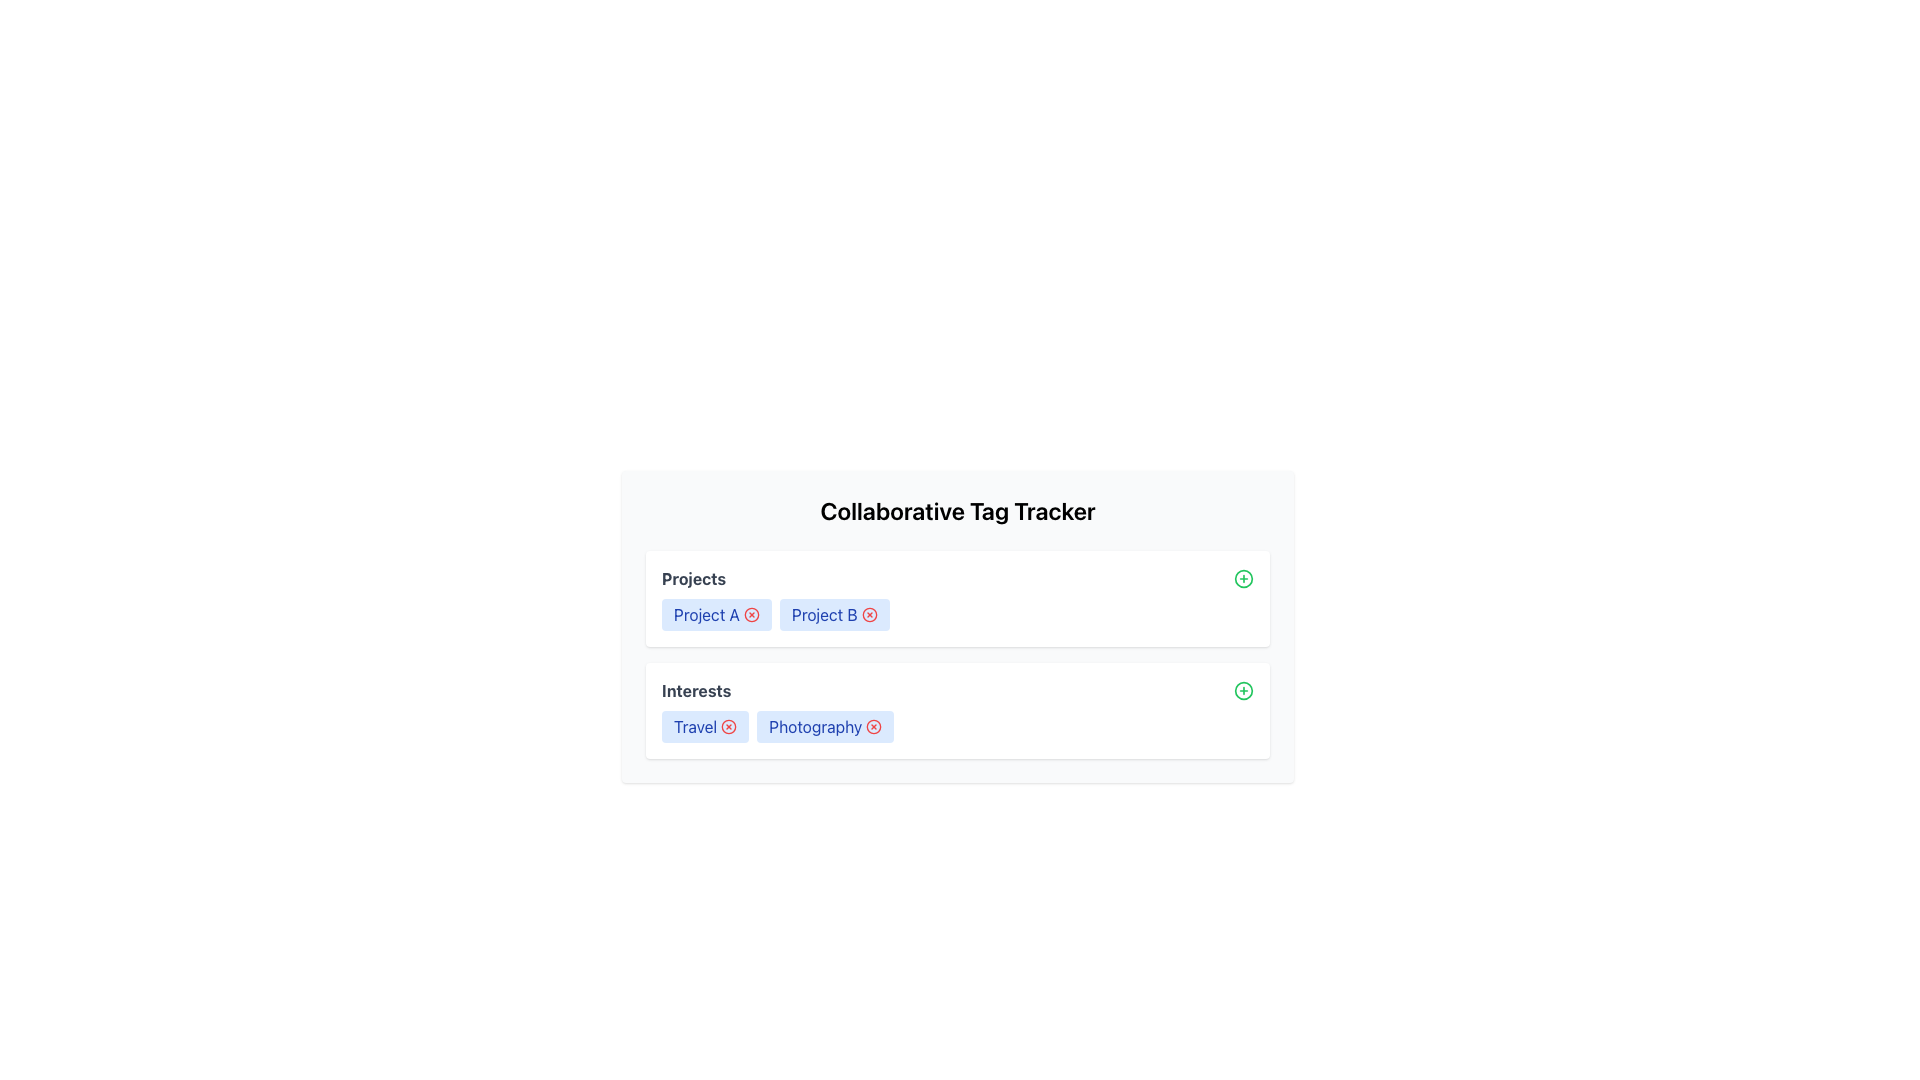 The image size is (1920, 1080). What do you see at coordinates (869, 613) in the screenshot?
I see `the icon button located at the top-right corner of the 'Project B' tag in the 'Projects' section to change its appearance` at bounding box center [869, 613].